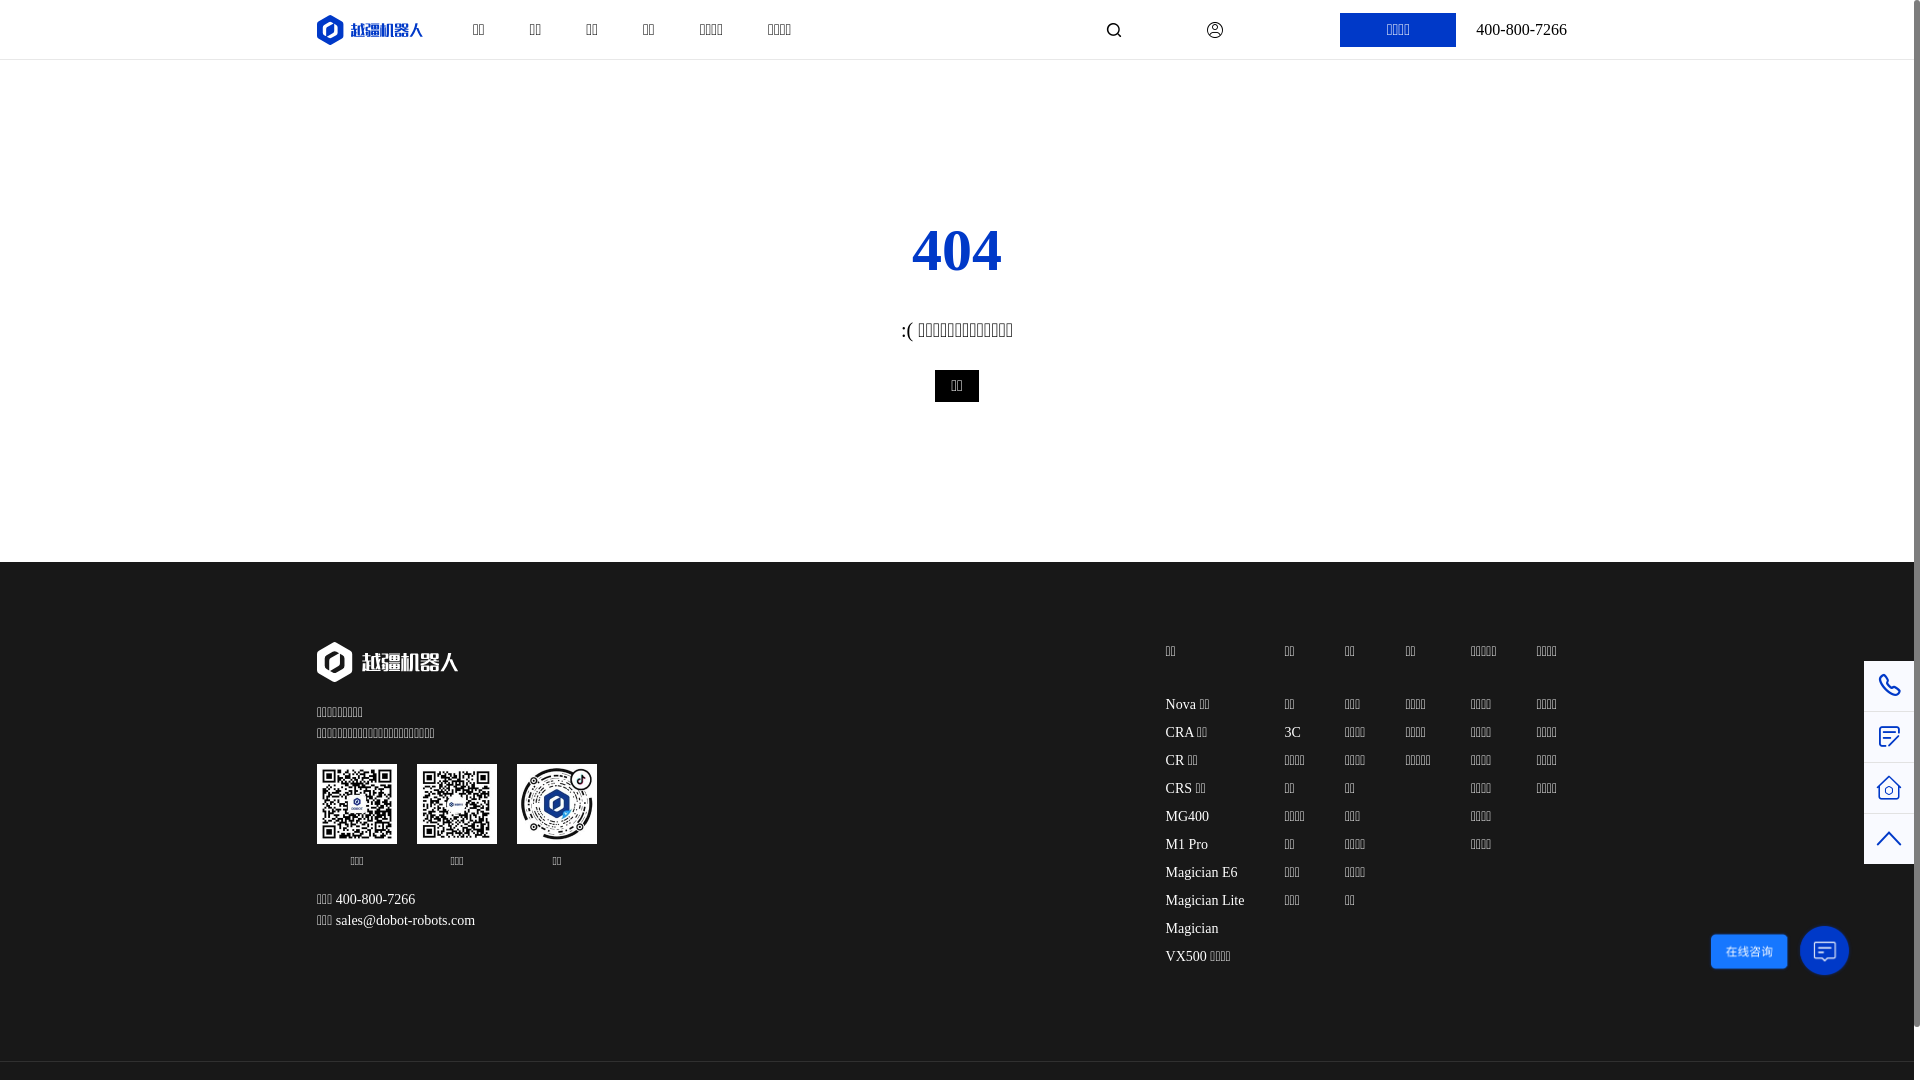 This screenshot has width=1920, height=1080. I want to click on 'Magician Lite', so click(1204, 900).